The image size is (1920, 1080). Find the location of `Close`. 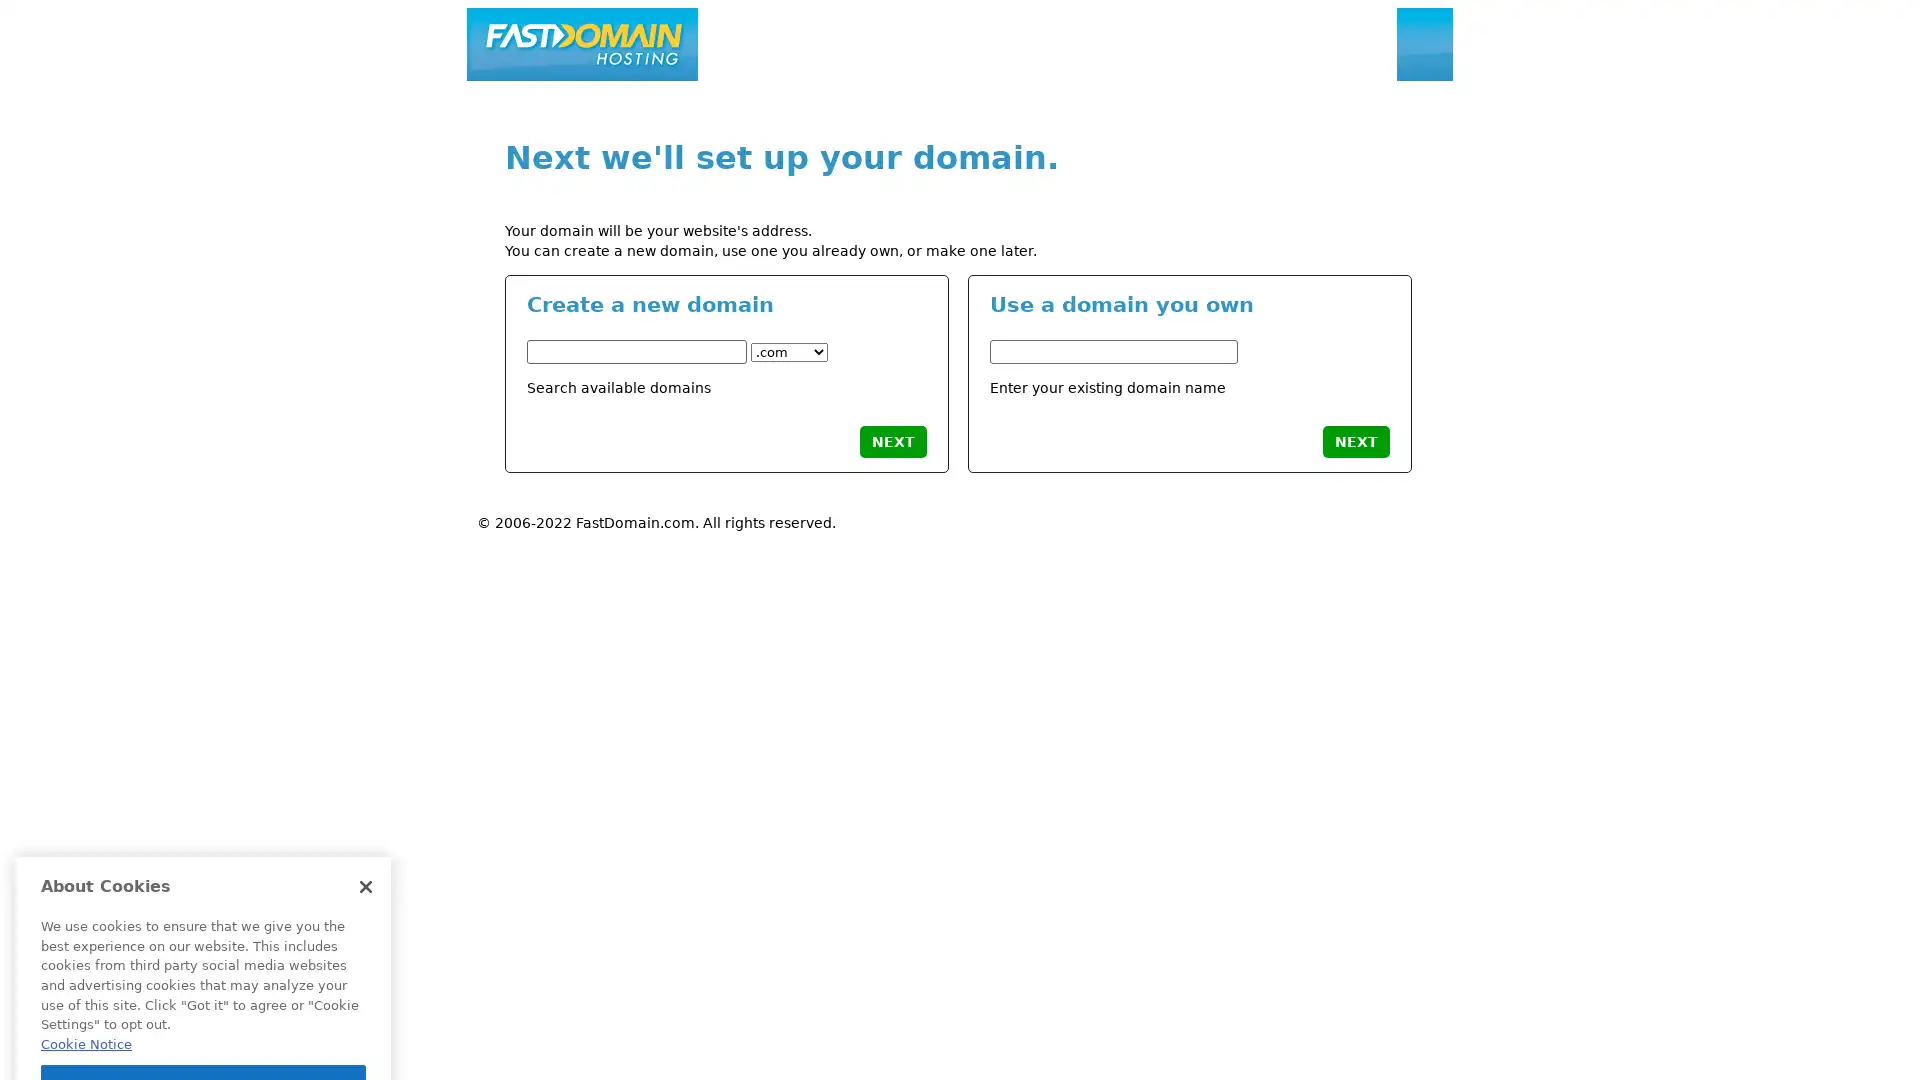

Close is located at coordinates (365, 763).